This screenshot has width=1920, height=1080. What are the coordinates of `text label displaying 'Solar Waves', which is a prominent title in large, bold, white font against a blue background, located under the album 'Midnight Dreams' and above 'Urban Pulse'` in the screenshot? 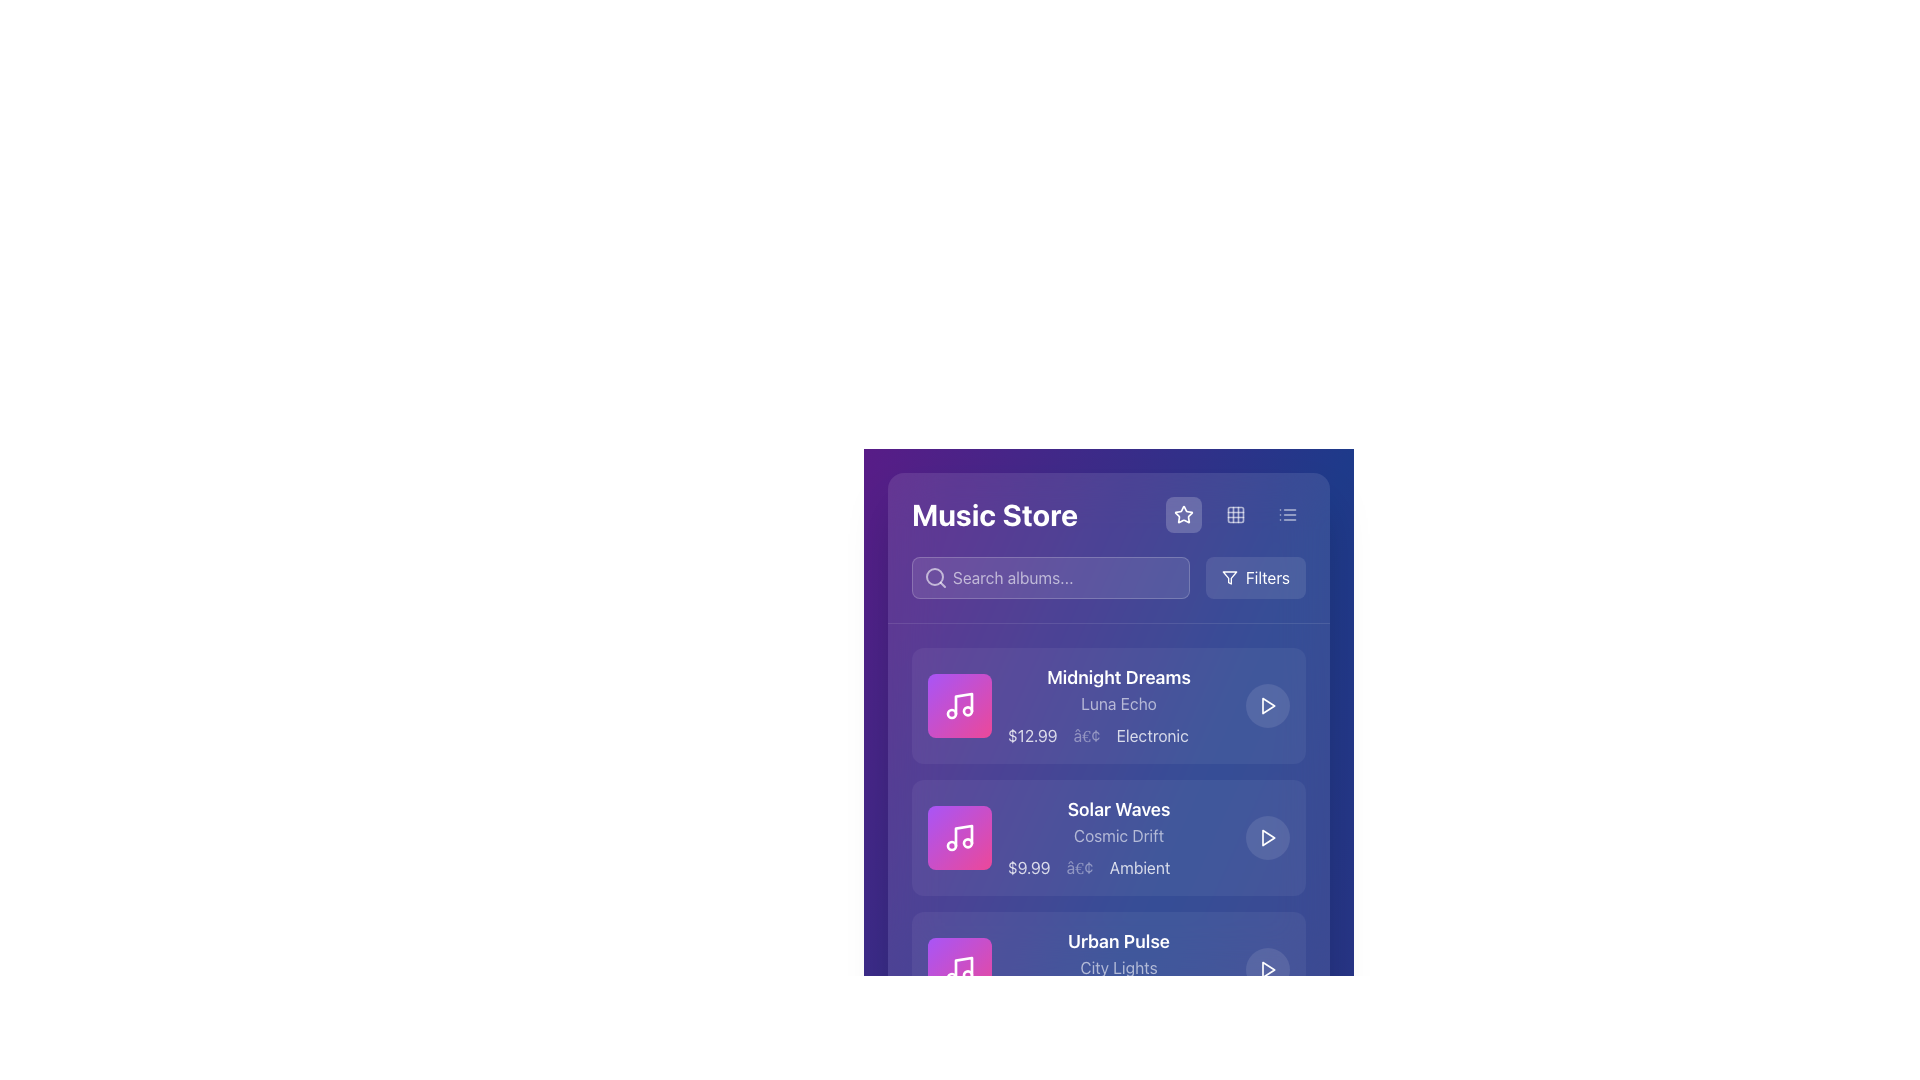 It's located at (1117, 810).